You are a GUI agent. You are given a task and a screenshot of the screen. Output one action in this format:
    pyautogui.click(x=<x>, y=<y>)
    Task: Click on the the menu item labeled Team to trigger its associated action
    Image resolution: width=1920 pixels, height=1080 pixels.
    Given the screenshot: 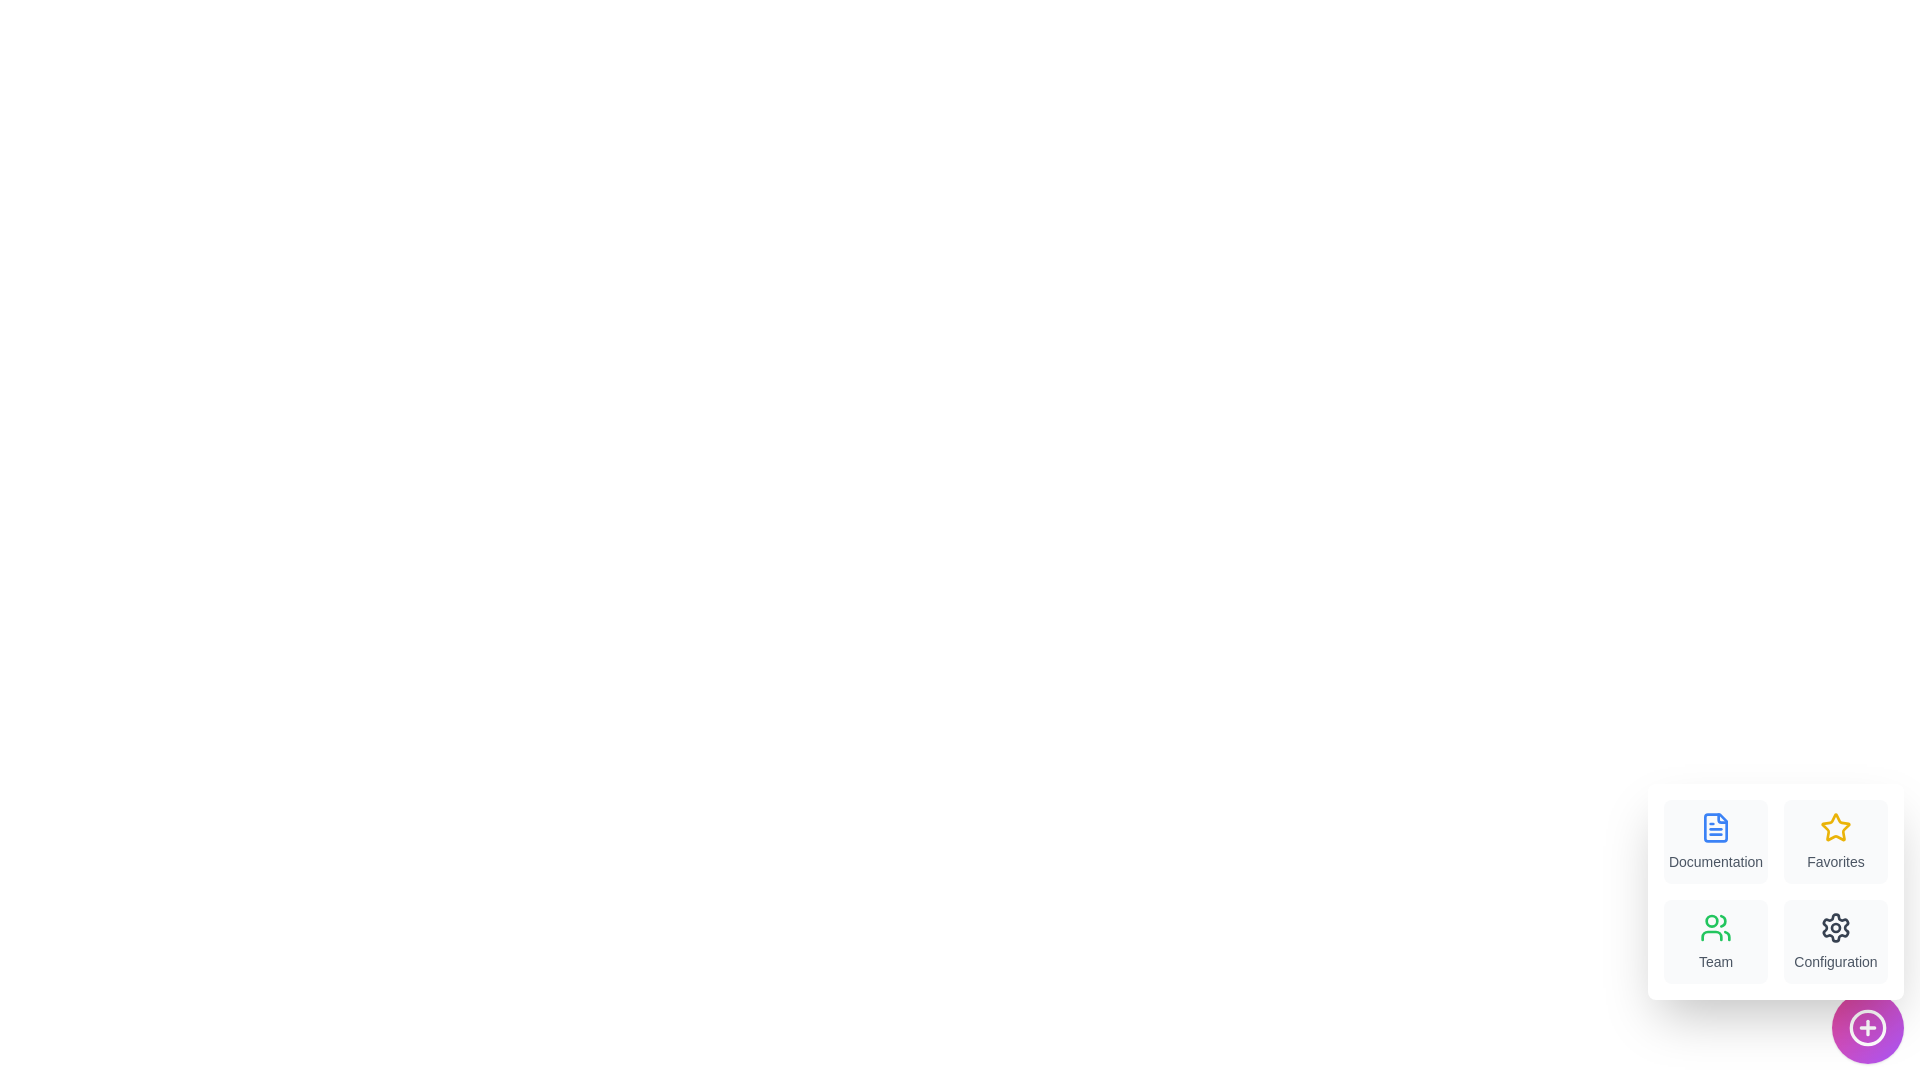 What is the action you would take?
    pyautogui.click(x=1715, y=941)
    